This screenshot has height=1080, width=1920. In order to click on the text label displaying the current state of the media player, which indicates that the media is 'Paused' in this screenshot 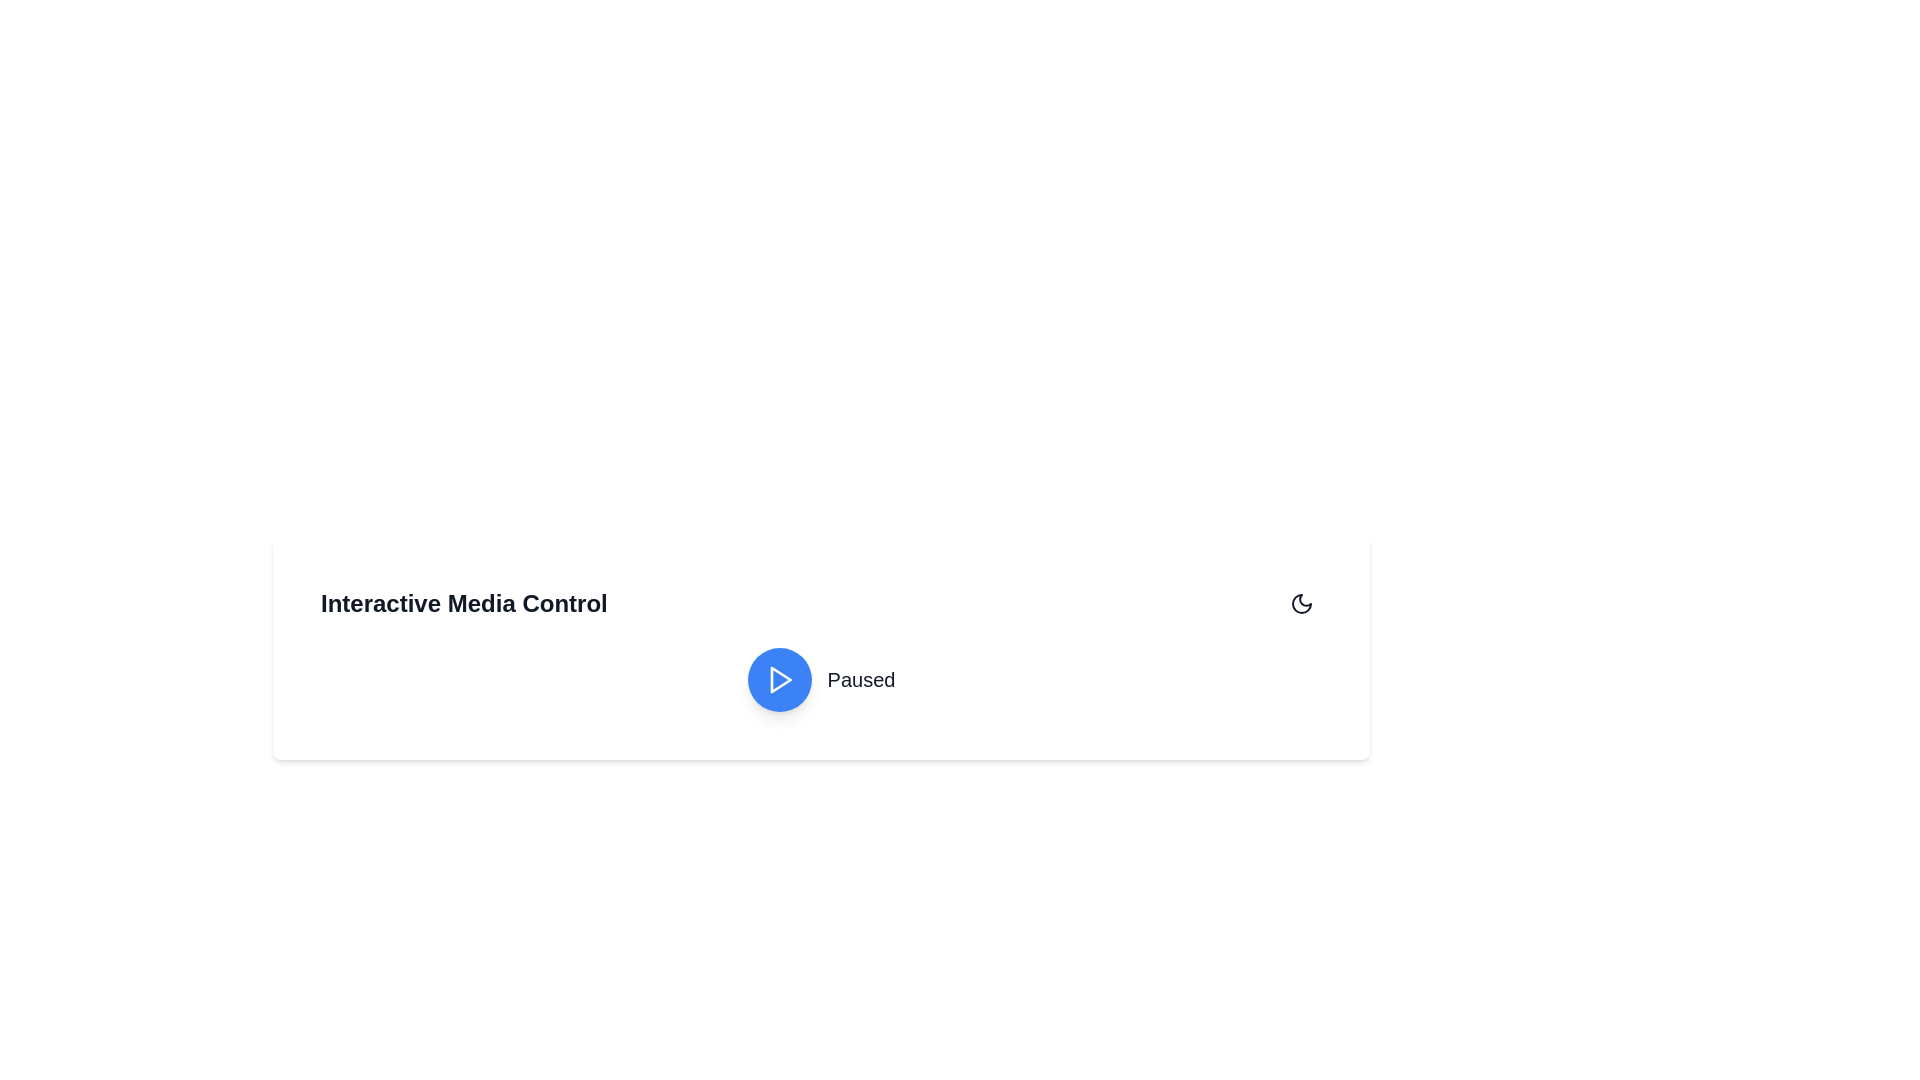, I will do `click(861, 678)`.